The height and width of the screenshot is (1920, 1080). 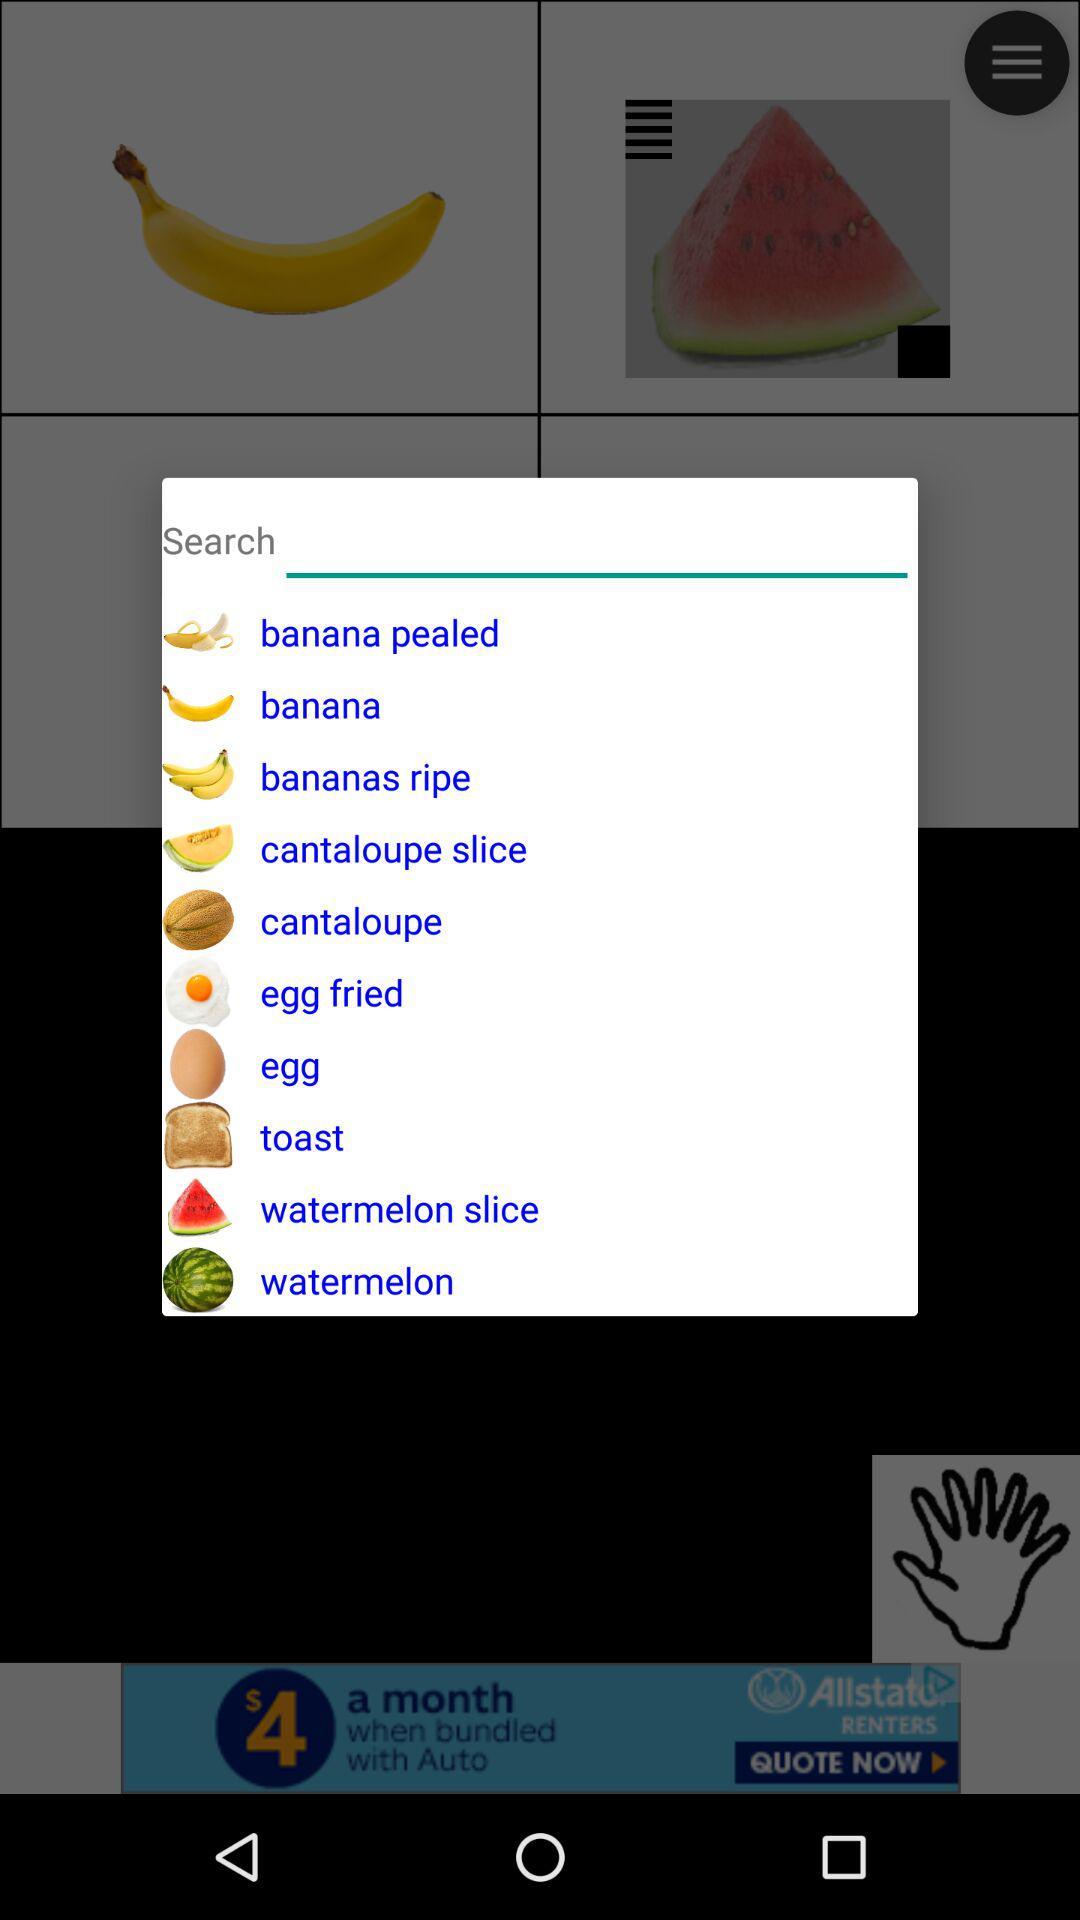 What do you see at coordinates (386, 1207) in the screenshot?
I see `the watermelon slice` at bounding box center [386, 1207].